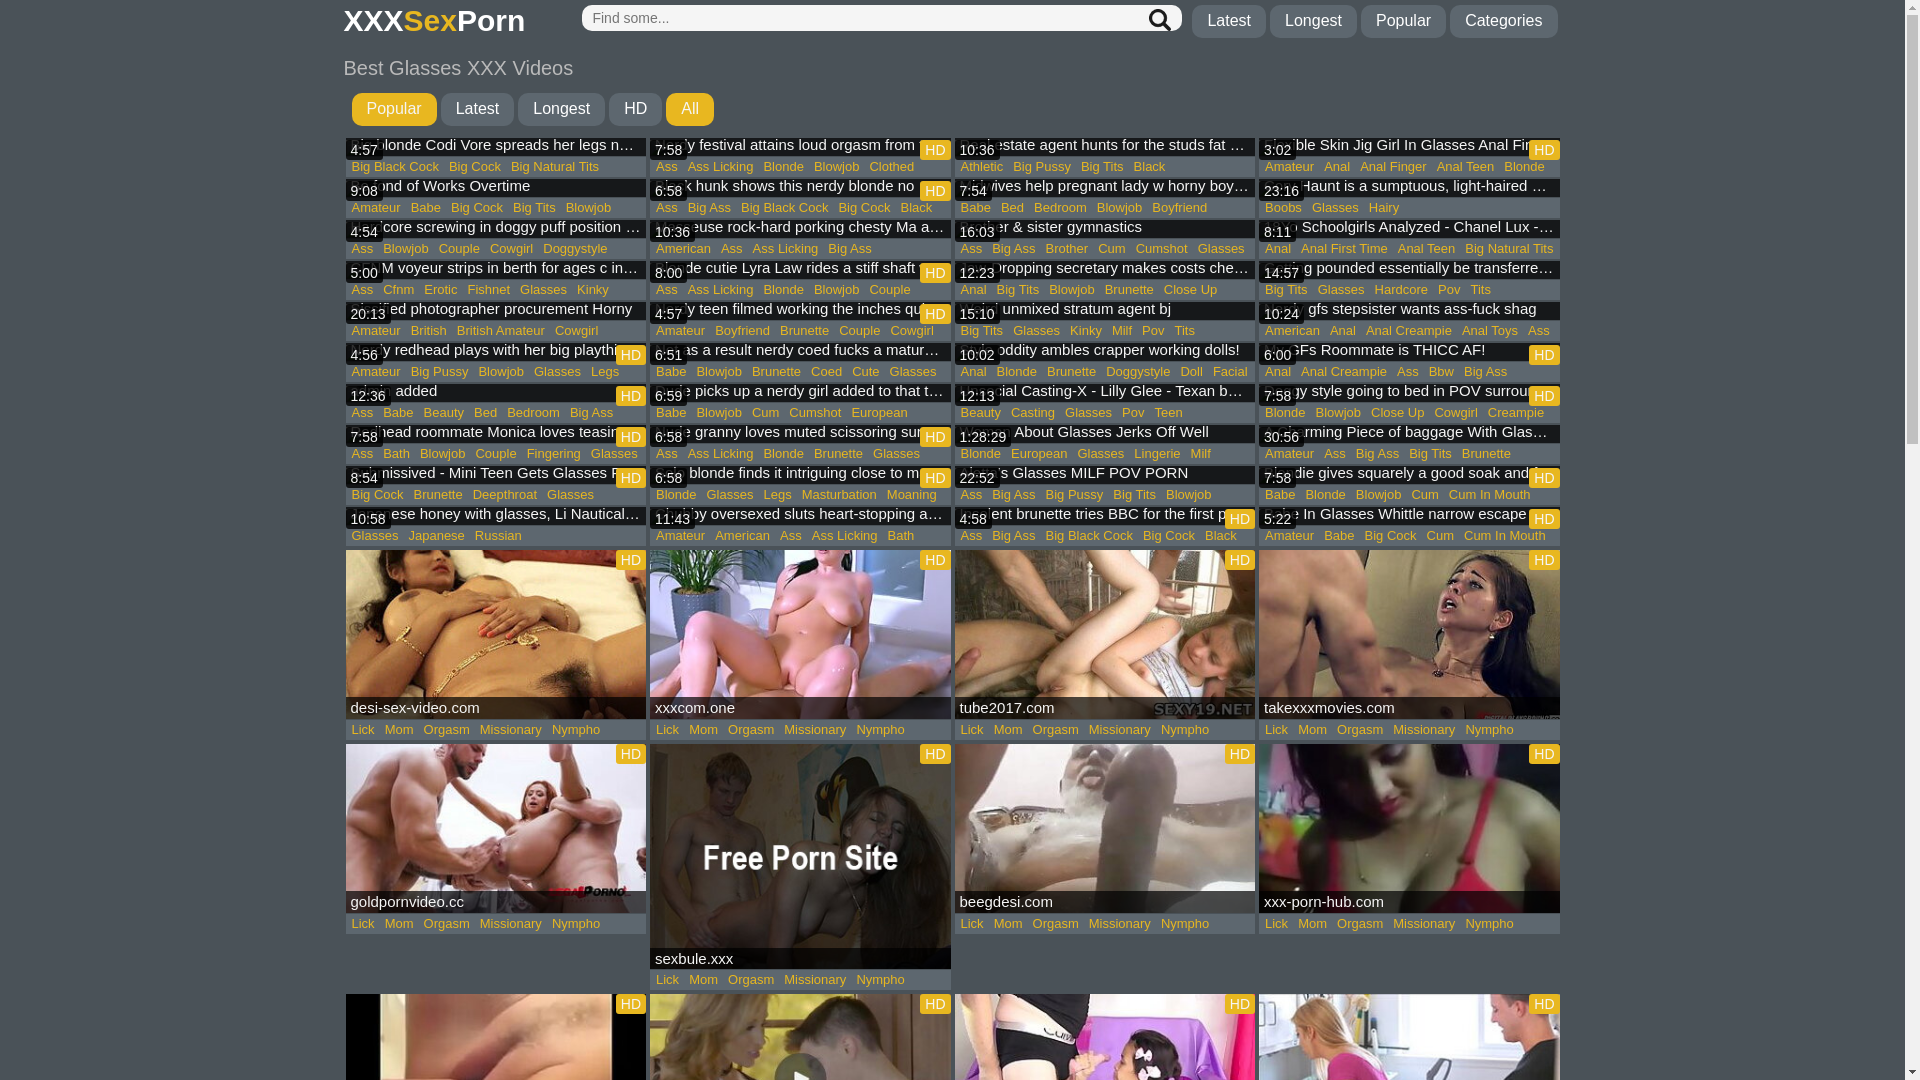  What do you see at coordinates (954, 165) in the screenshot?
I see `'Athletic'` at bounding box center [954, 165].